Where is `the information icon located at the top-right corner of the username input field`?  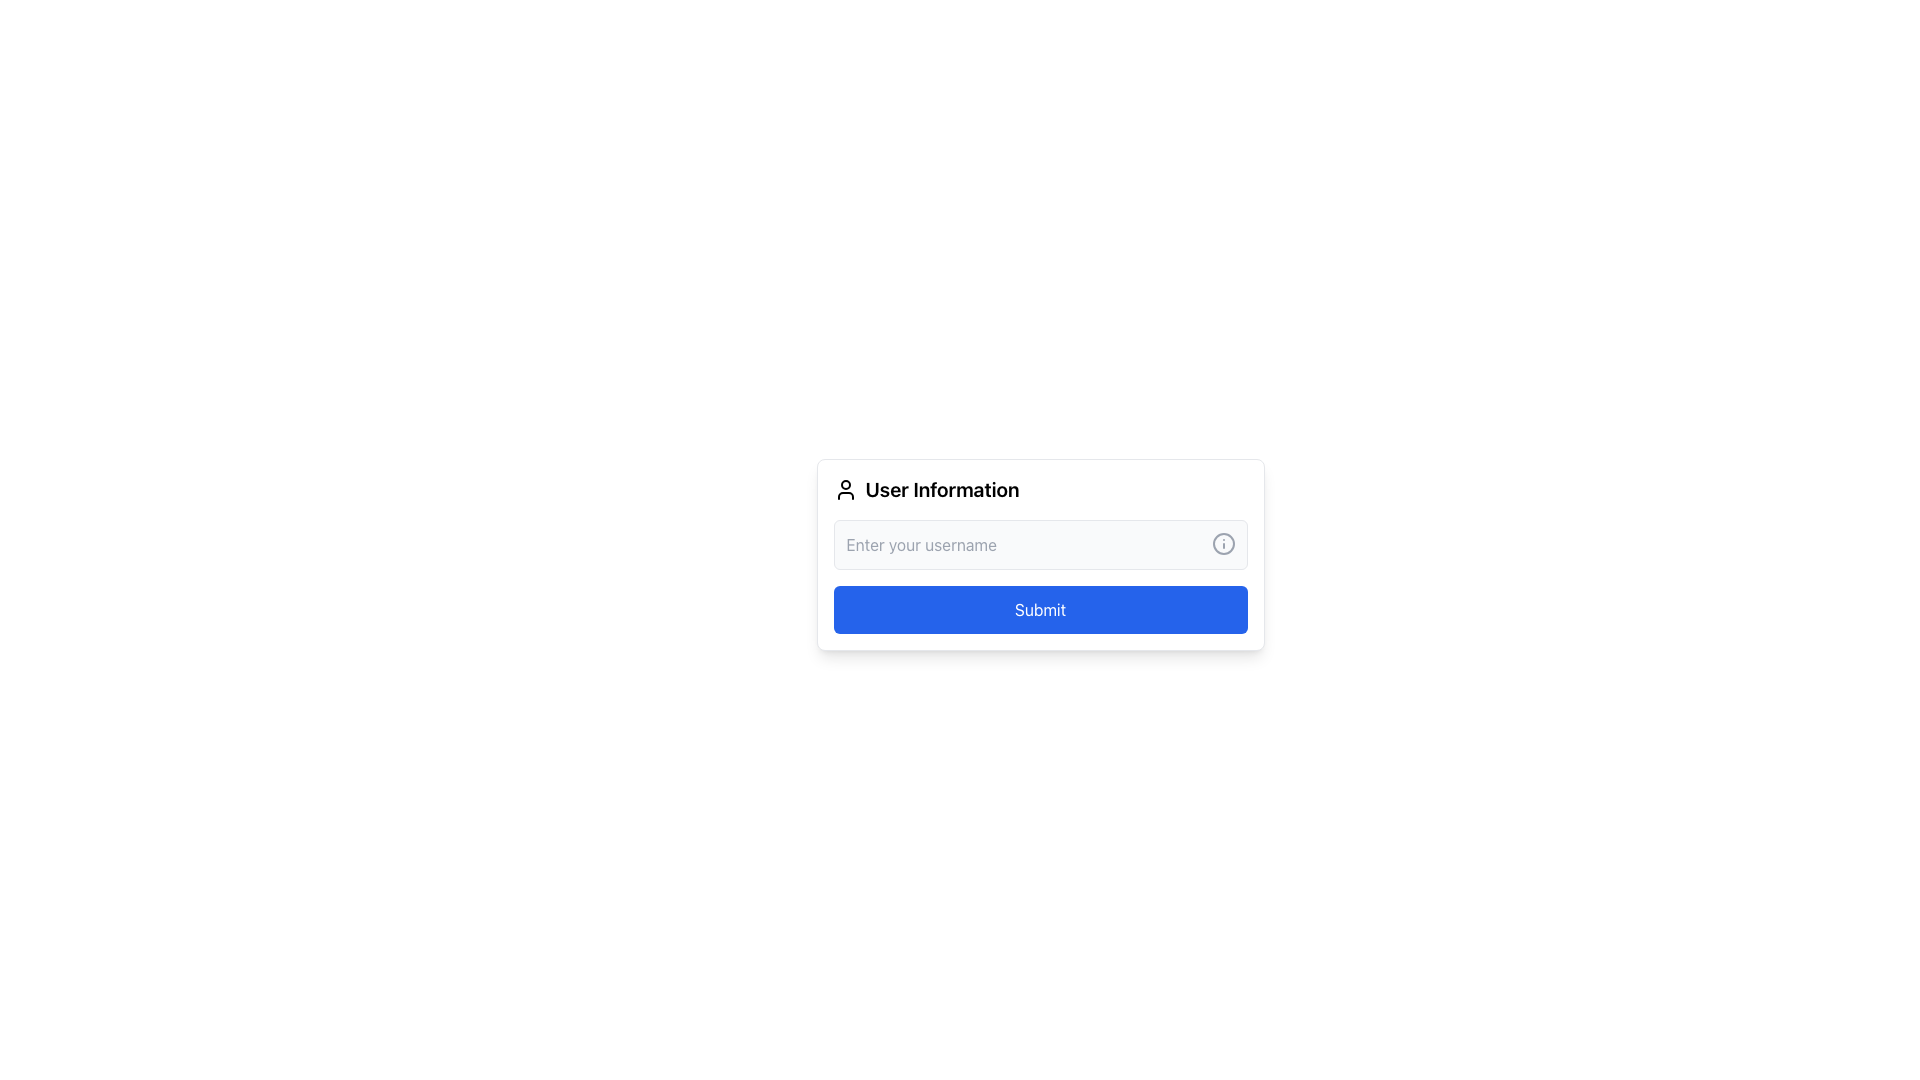
the information icon located at the top-right corner of the username input field is located at coordinates (1222, 543).